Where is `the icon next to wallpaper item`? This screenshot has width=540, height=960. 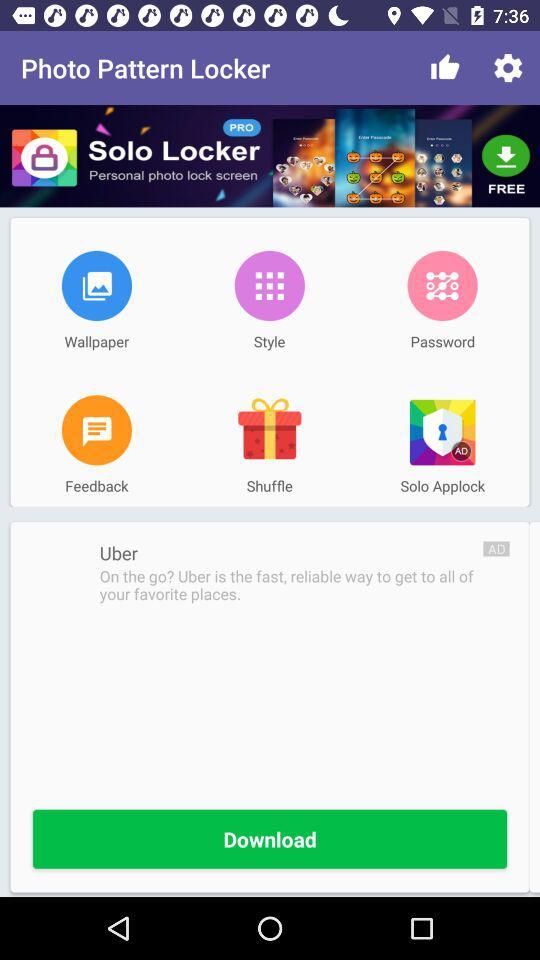 the icon next to wallpaper item is located at coordinates (269, 284).